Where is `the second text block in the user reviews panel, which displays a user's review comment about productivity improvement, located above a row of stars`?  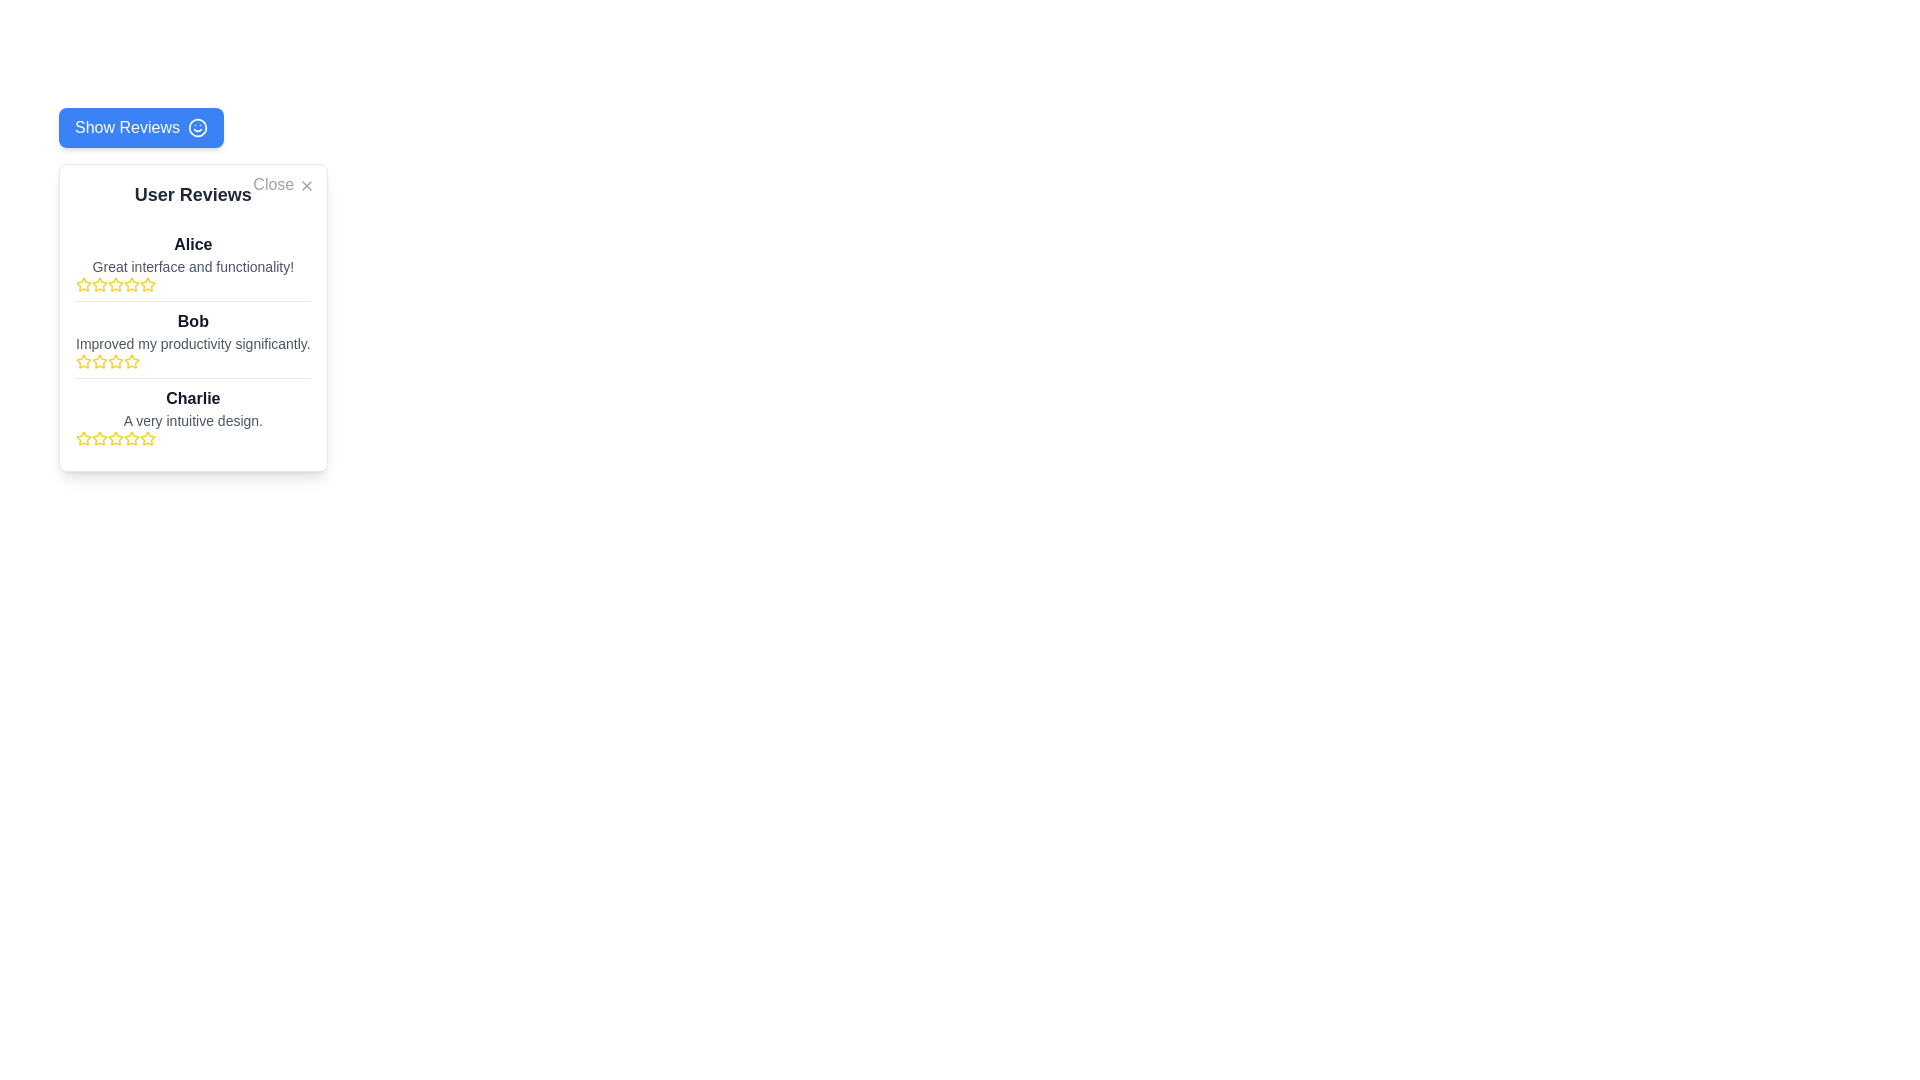 the second text block in the user reviews panel, which displays a user's review comment about productivity improvement, located above a row of stars is located at coordinates (193, 342).